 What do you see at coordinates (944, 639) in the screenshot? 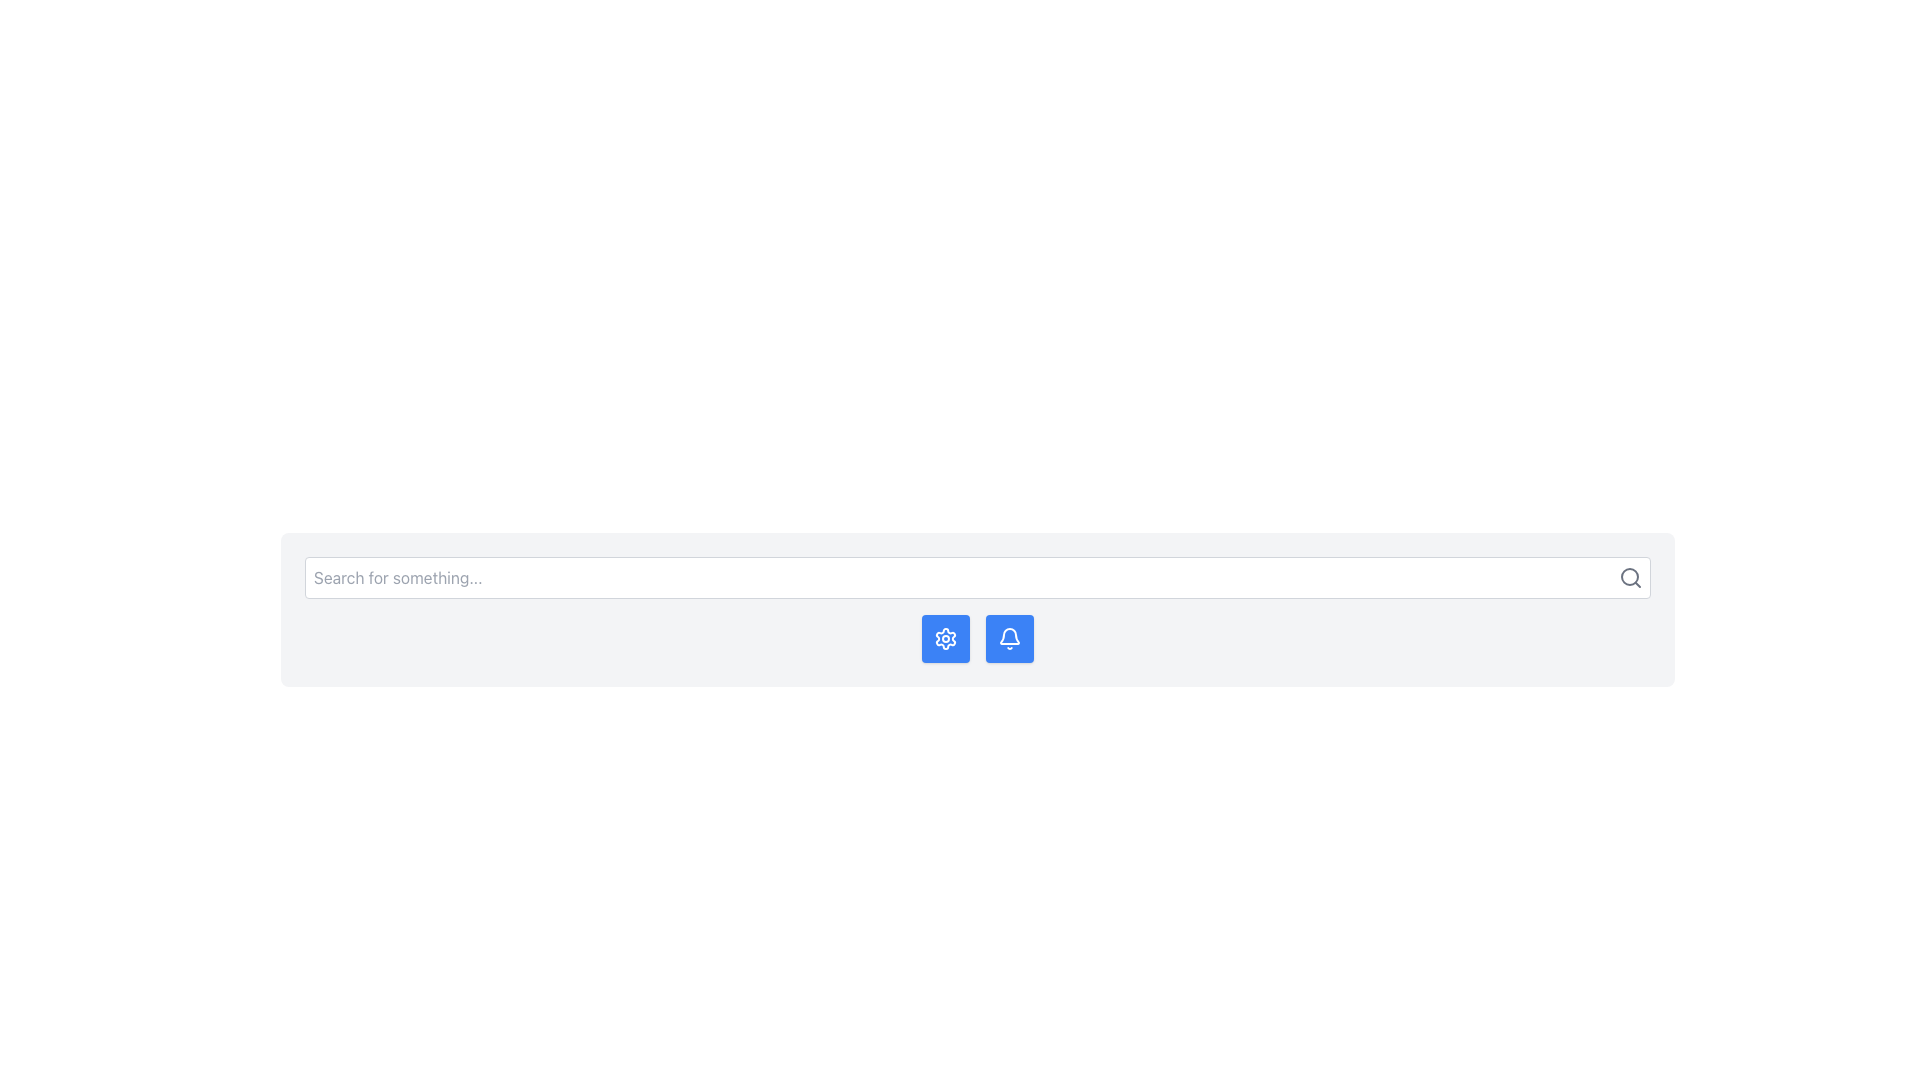
I see `the gear-shaped settings button with a blue background and white strokes` at bounding box center [944, 639].